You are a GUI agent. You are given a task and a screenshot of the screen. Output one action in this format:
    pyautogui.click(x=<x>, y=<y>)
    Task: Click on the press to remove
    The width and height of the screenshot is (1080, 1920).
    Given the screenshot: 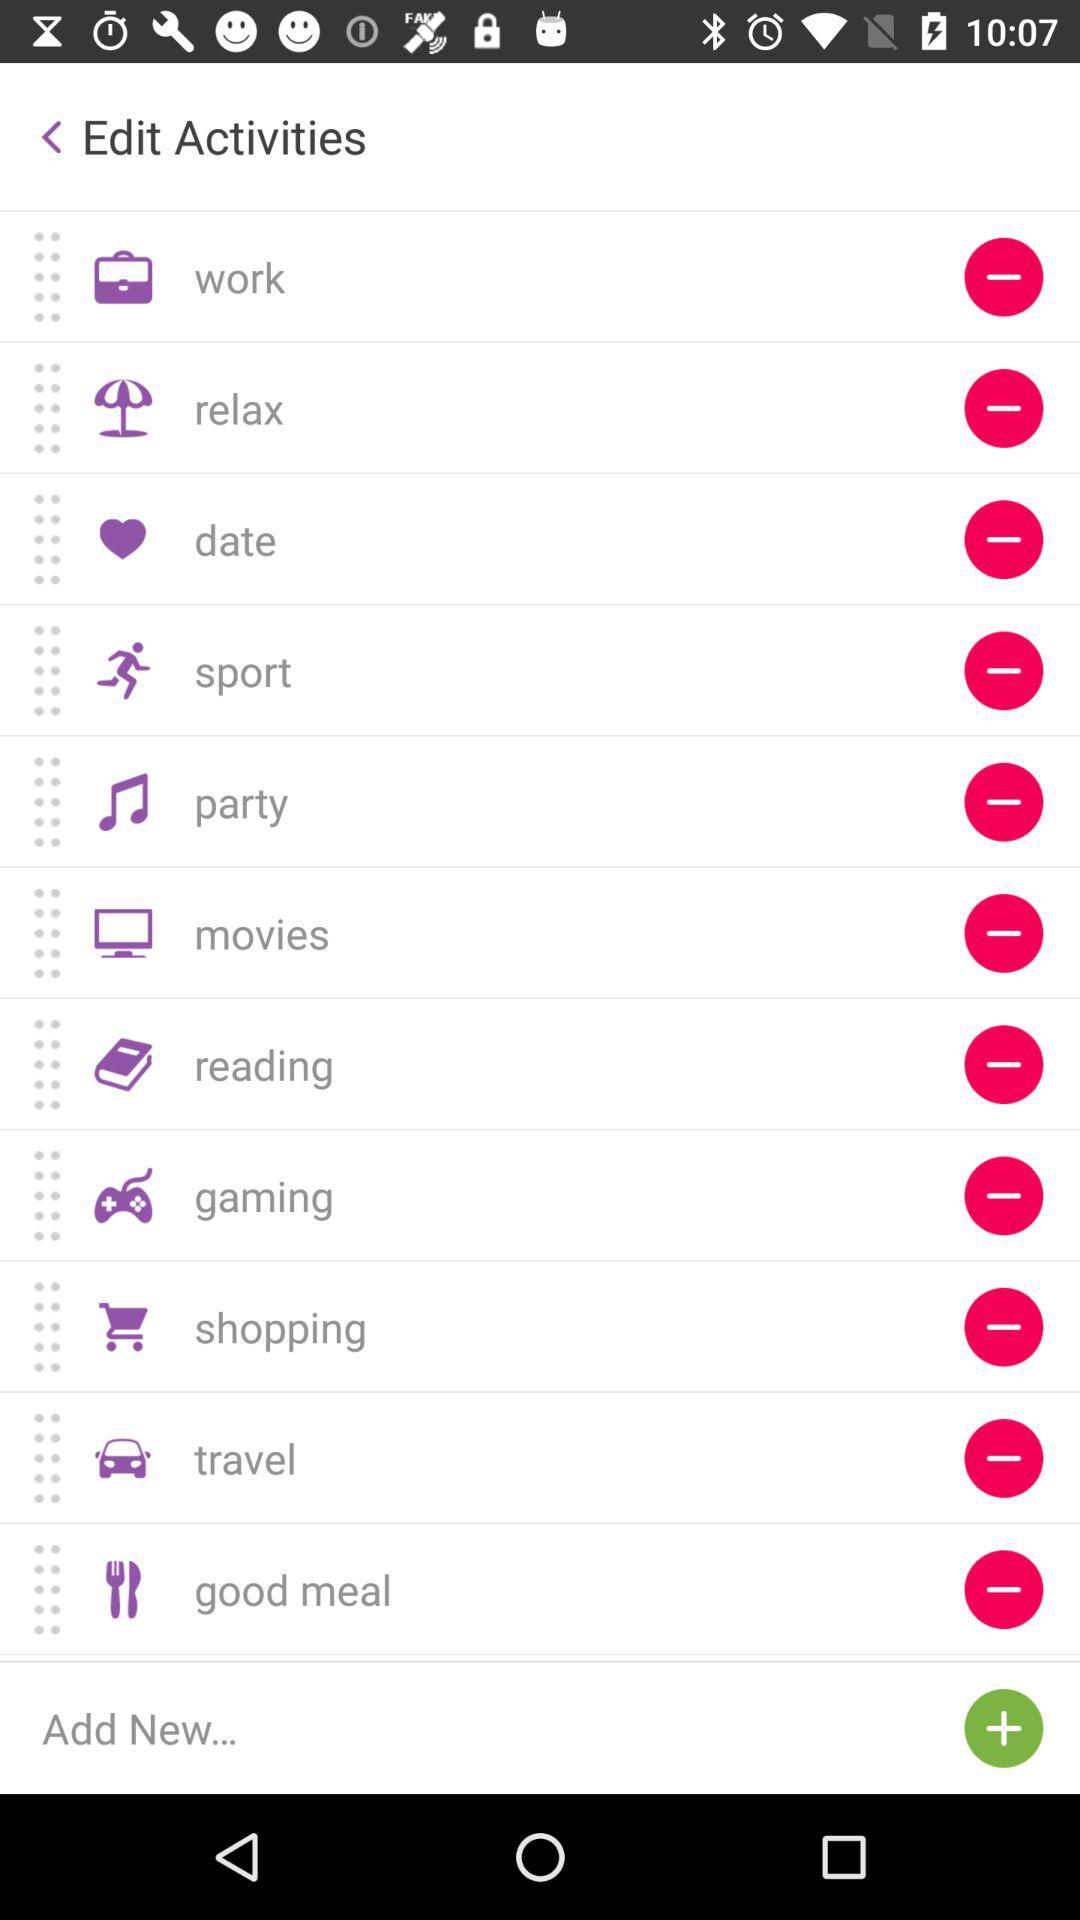 What is the action you would take?
    pyautogui.click(x=1003, y=1588)
    